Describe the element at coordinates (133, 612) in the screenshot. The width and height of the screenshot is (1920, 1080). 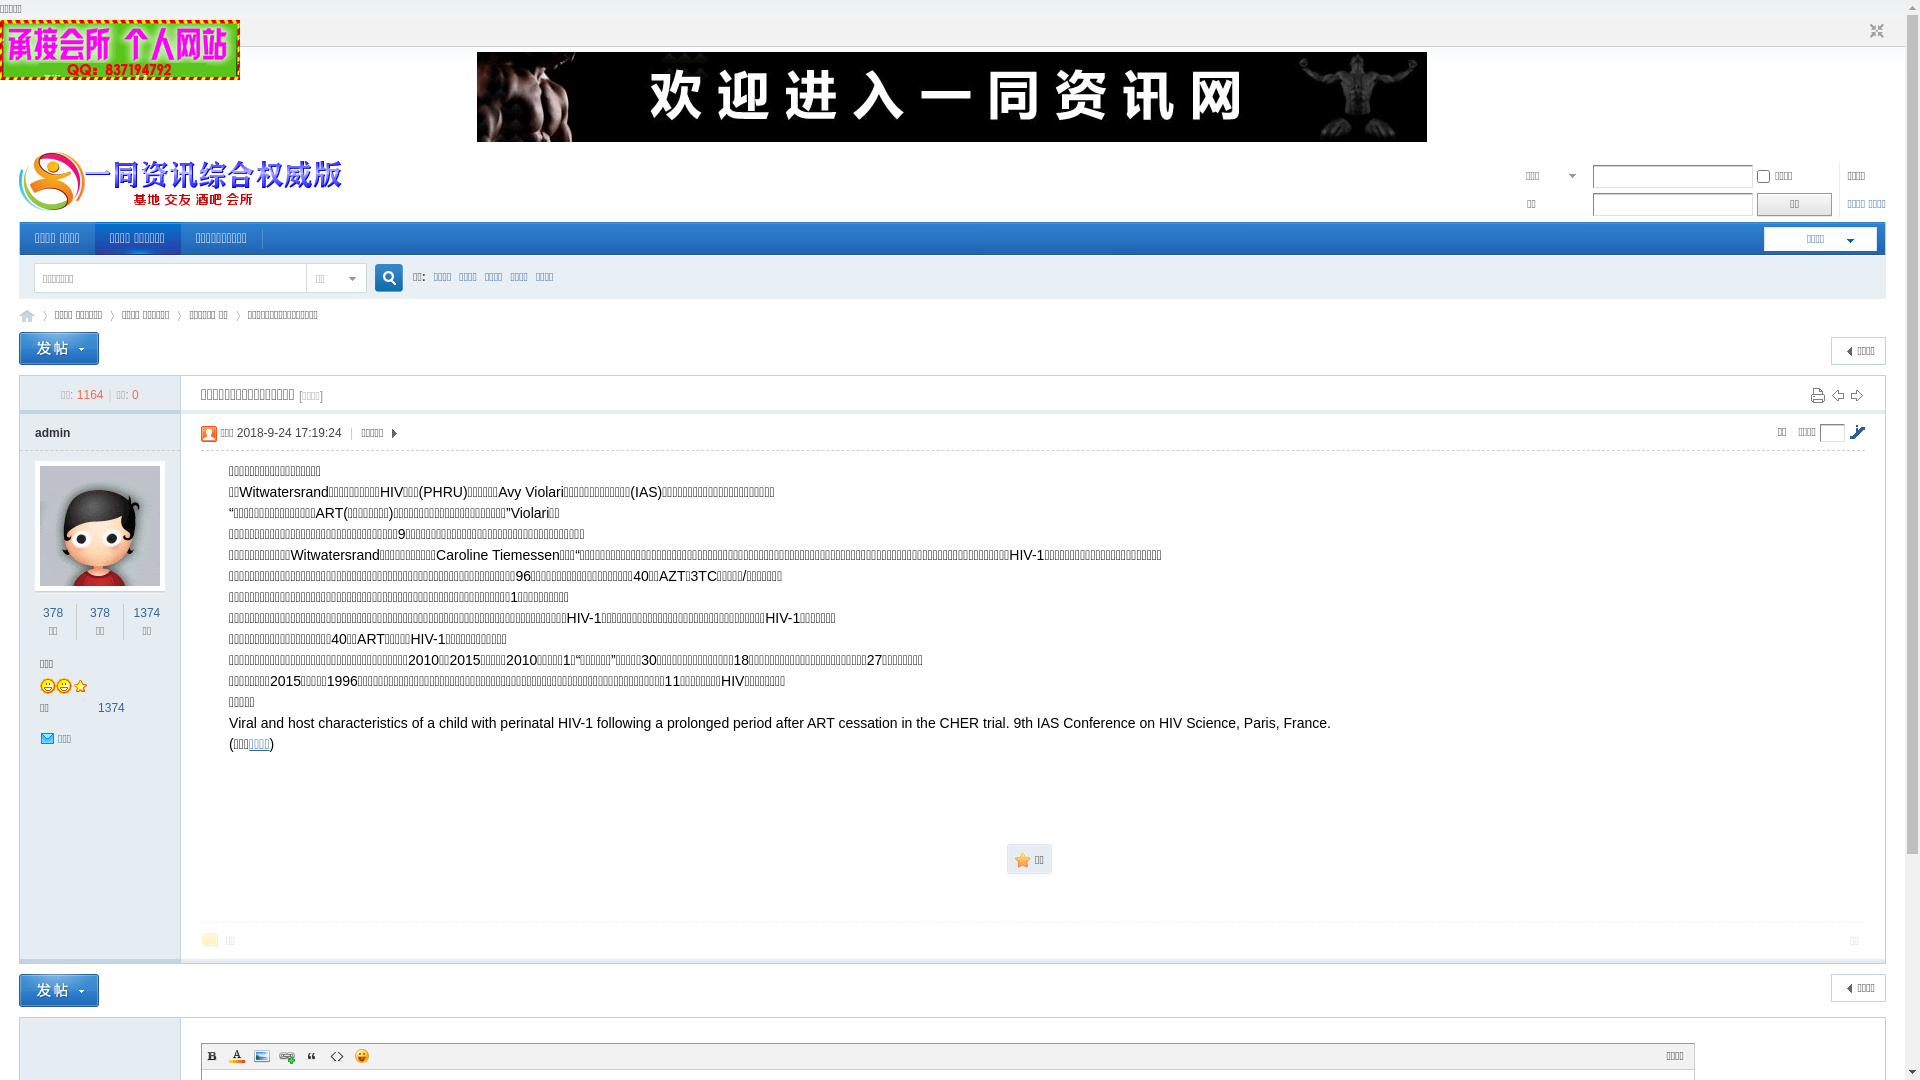
I see `'1374'` at that location.